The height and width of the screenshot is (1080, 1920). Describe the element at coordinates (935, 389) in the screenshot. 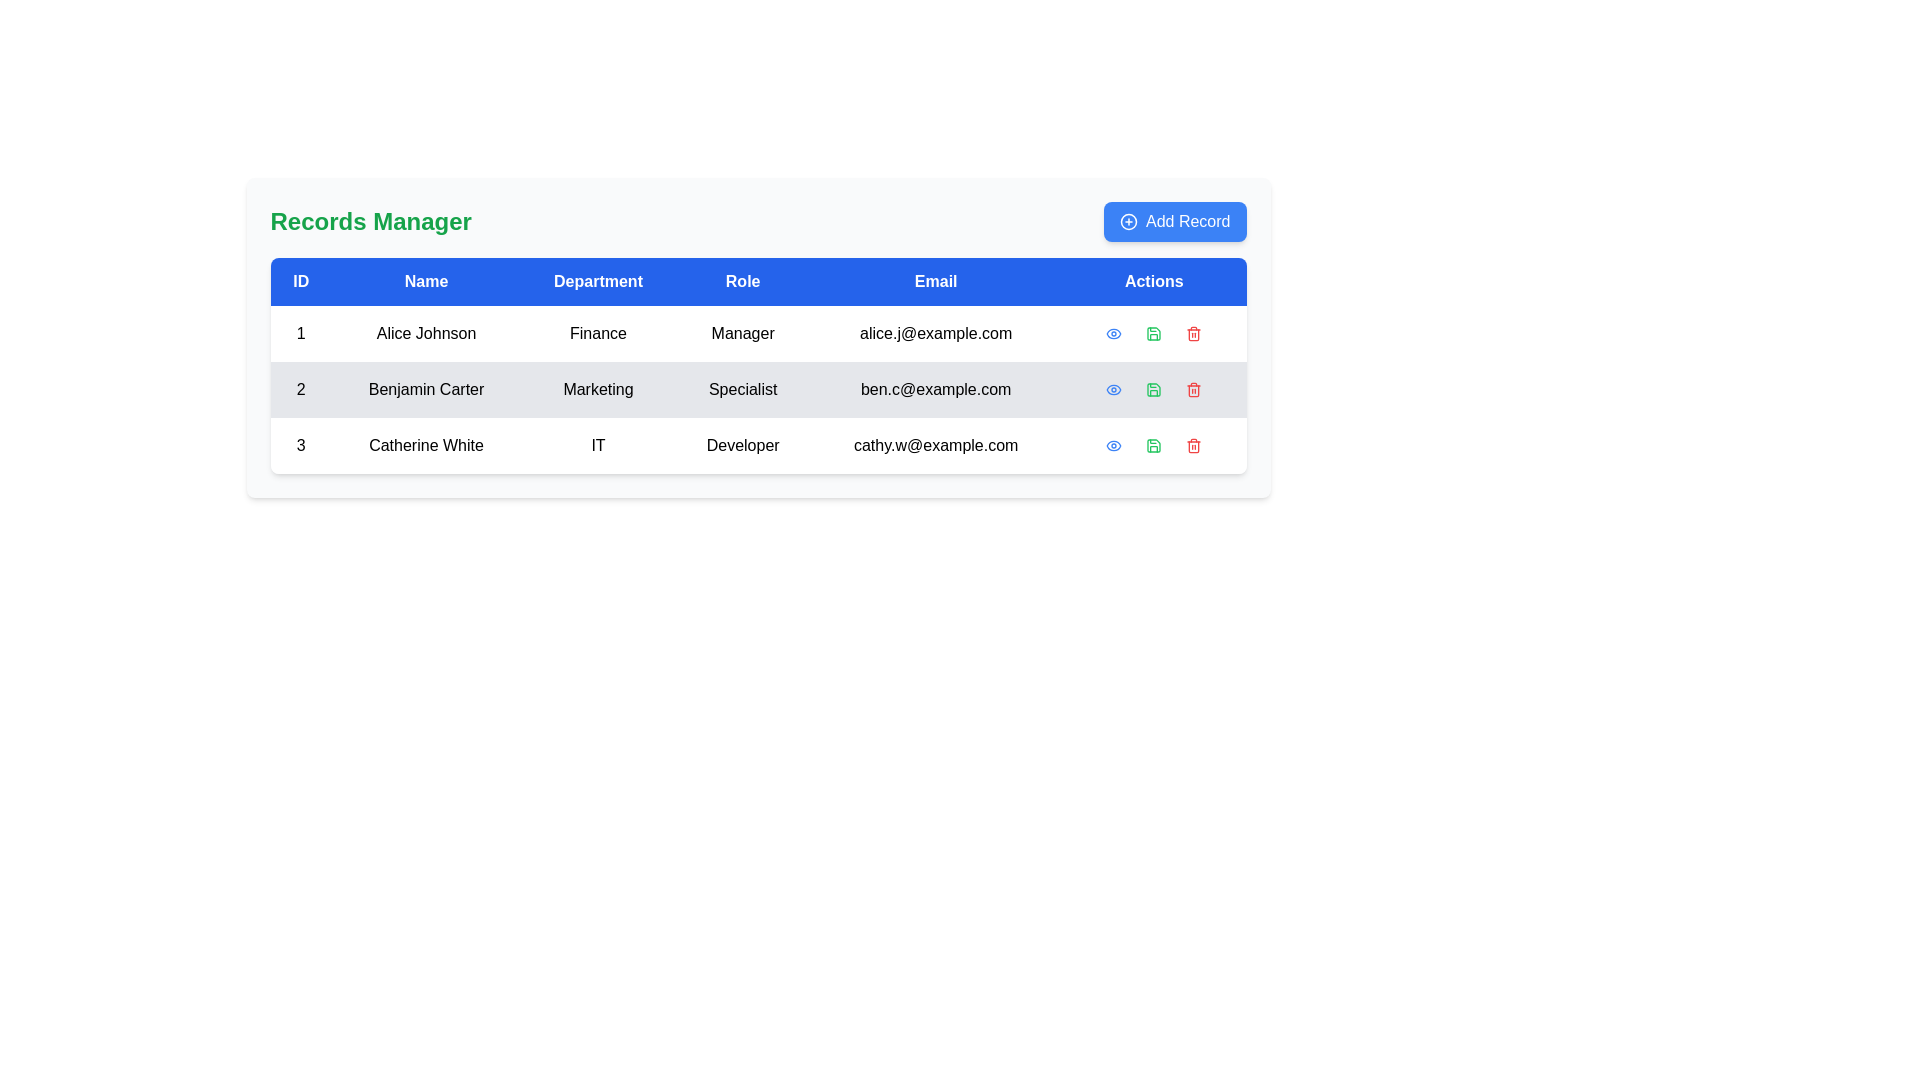

I see `the static text displaying the email address 'ben.c@example.com' located in the fifth column of the table row for 'Benjamin Carter'` at that location.